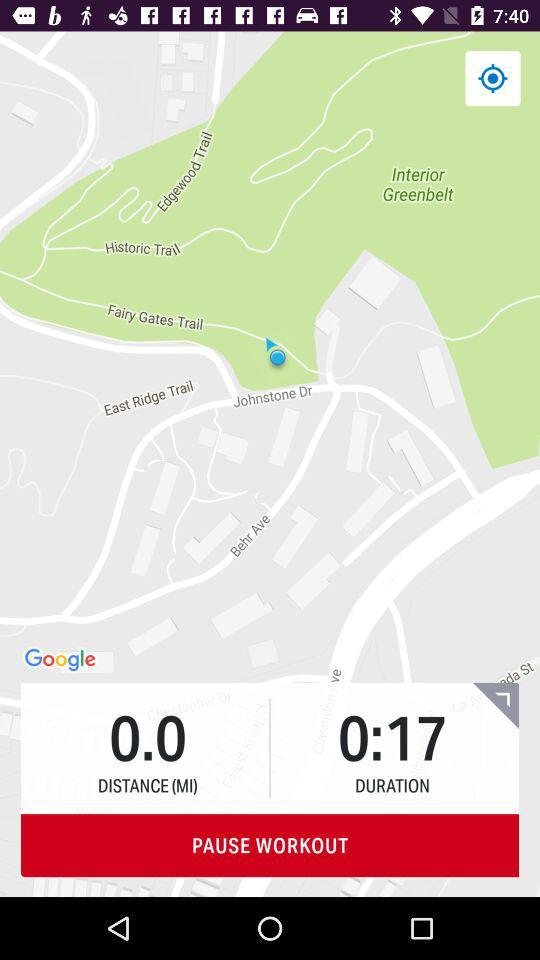  I want to click on the pause workout icon, so click(270, 844).